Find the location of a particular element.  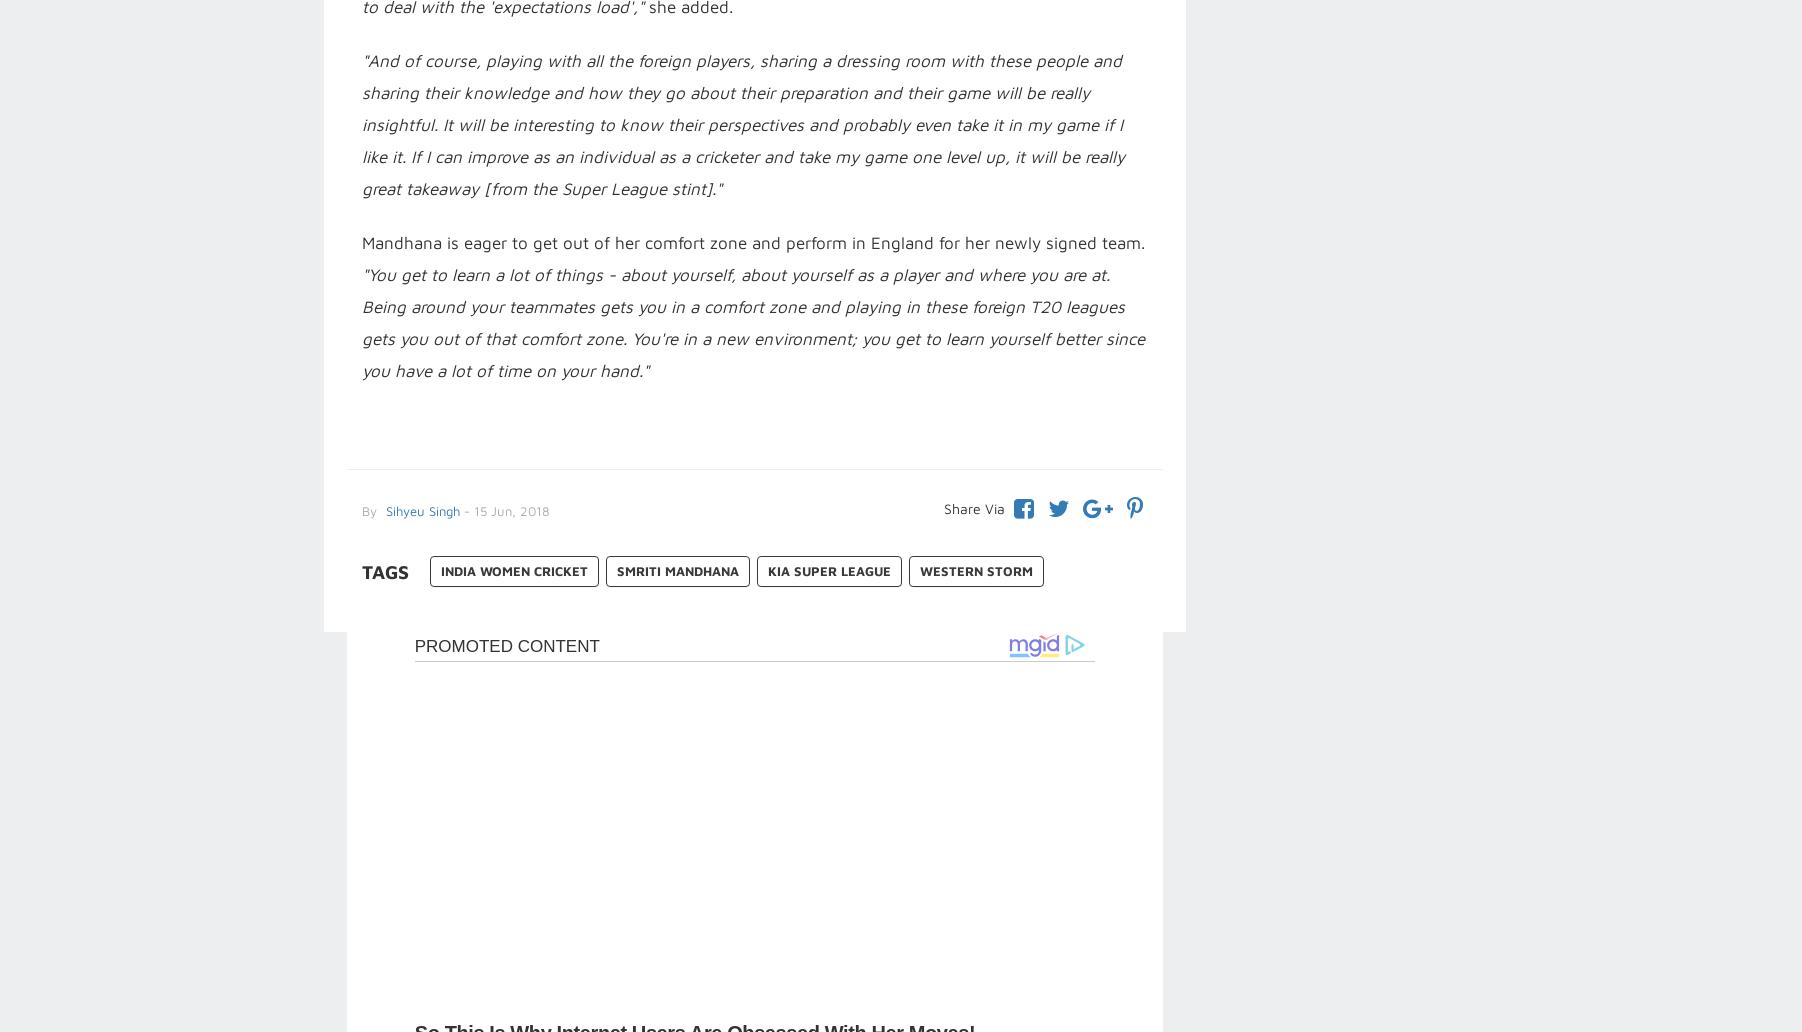

'Mandhana is eager to get out of her comfort zone and perform in England for her newly signed team.' is located at coordinates (360, 242).